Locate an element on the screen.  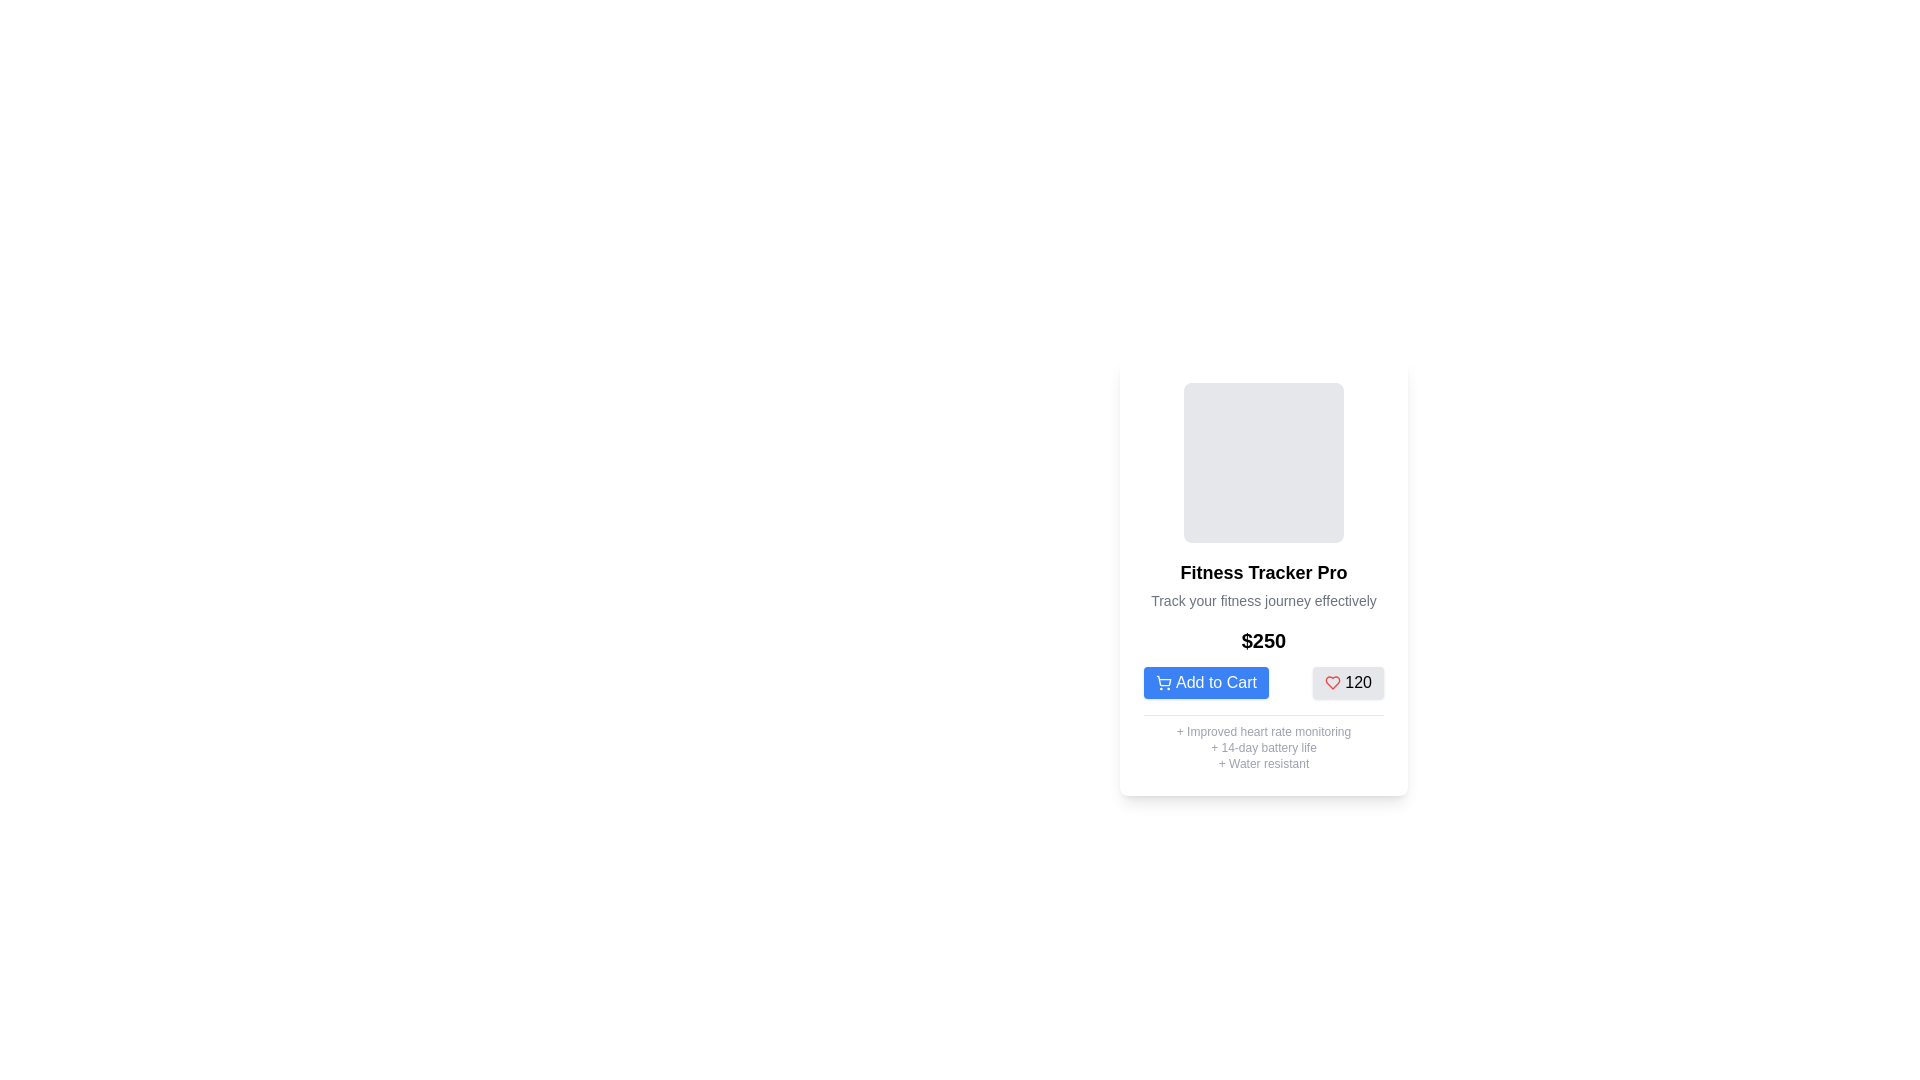
the static text displaying 'Track your fitness journey effectively', which is located beneath the bold title 'Fitness Tracker Pro' in the card structure is located at coordinates (1262, 600).